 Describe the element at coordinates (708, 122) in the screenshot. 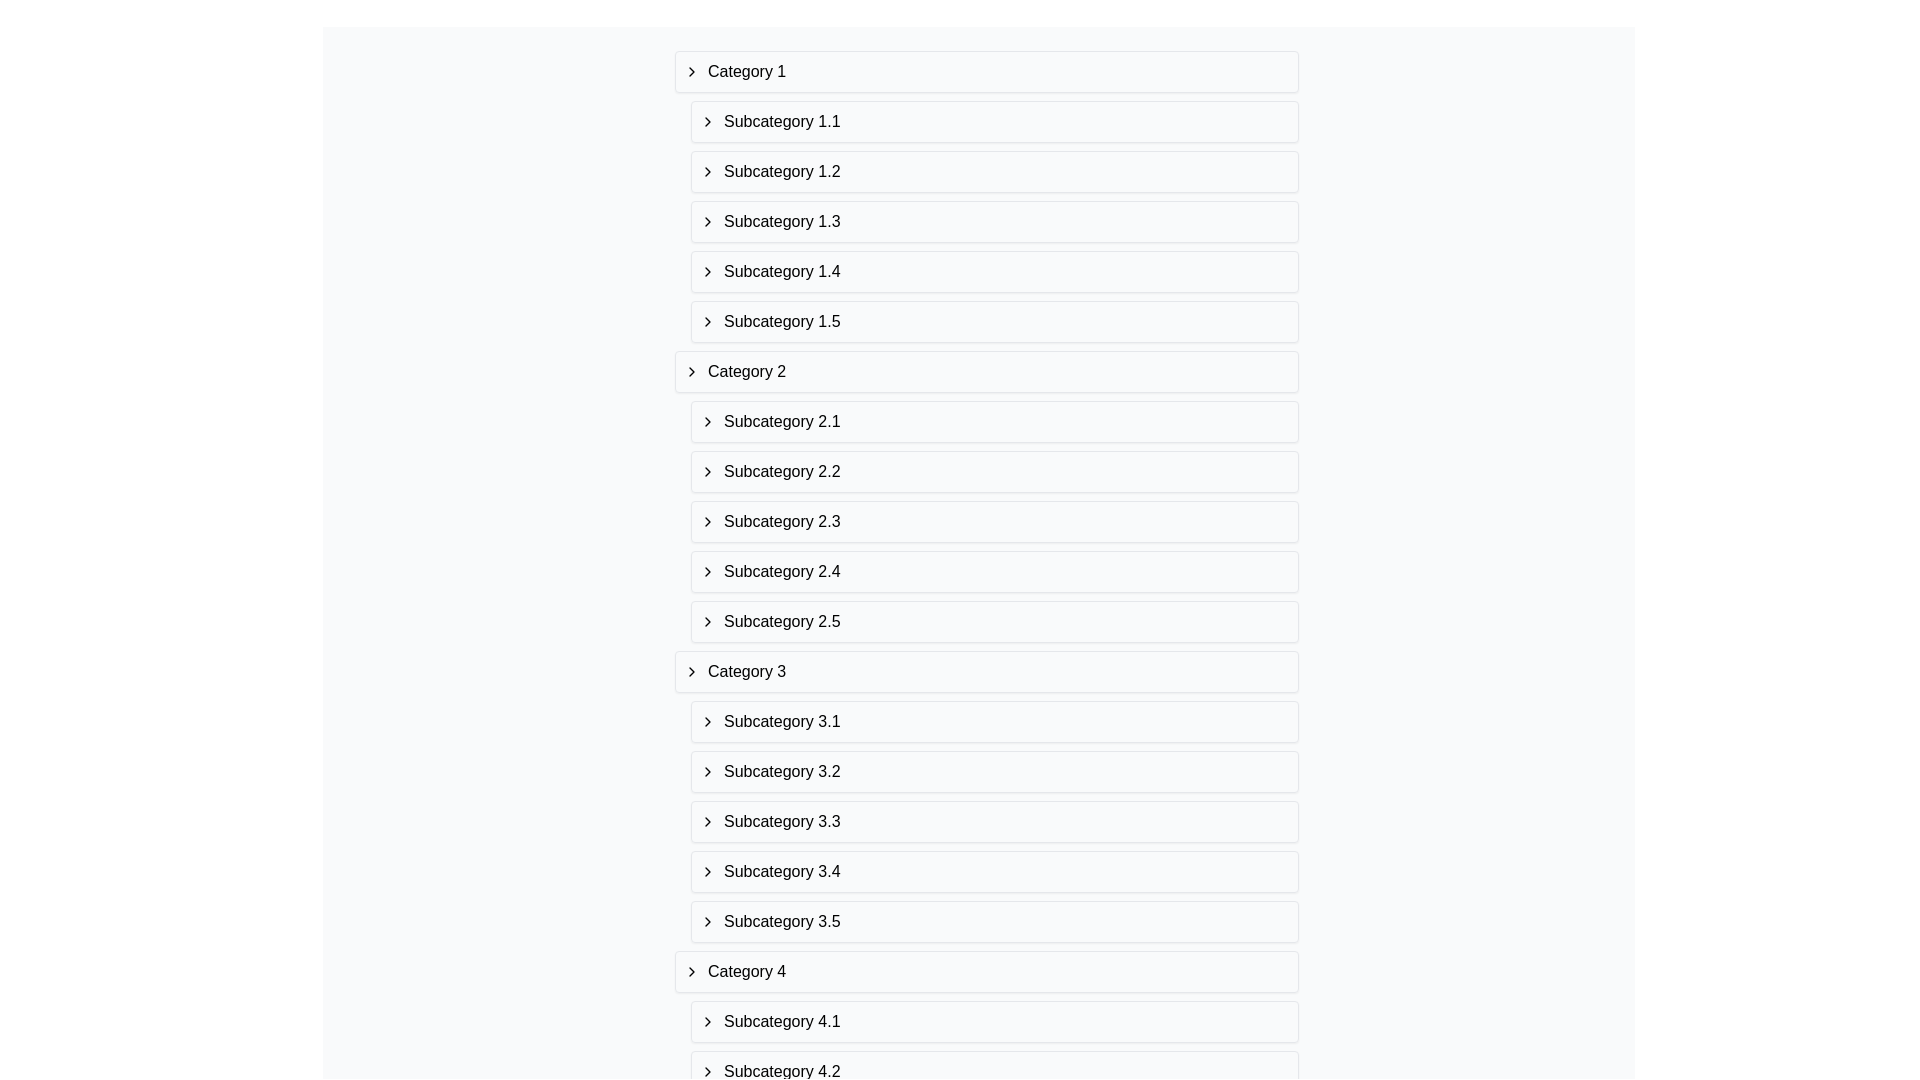

I see `the rightward-pointing chevron icon located before the text label 'Subcategory 1.1'` at that location.